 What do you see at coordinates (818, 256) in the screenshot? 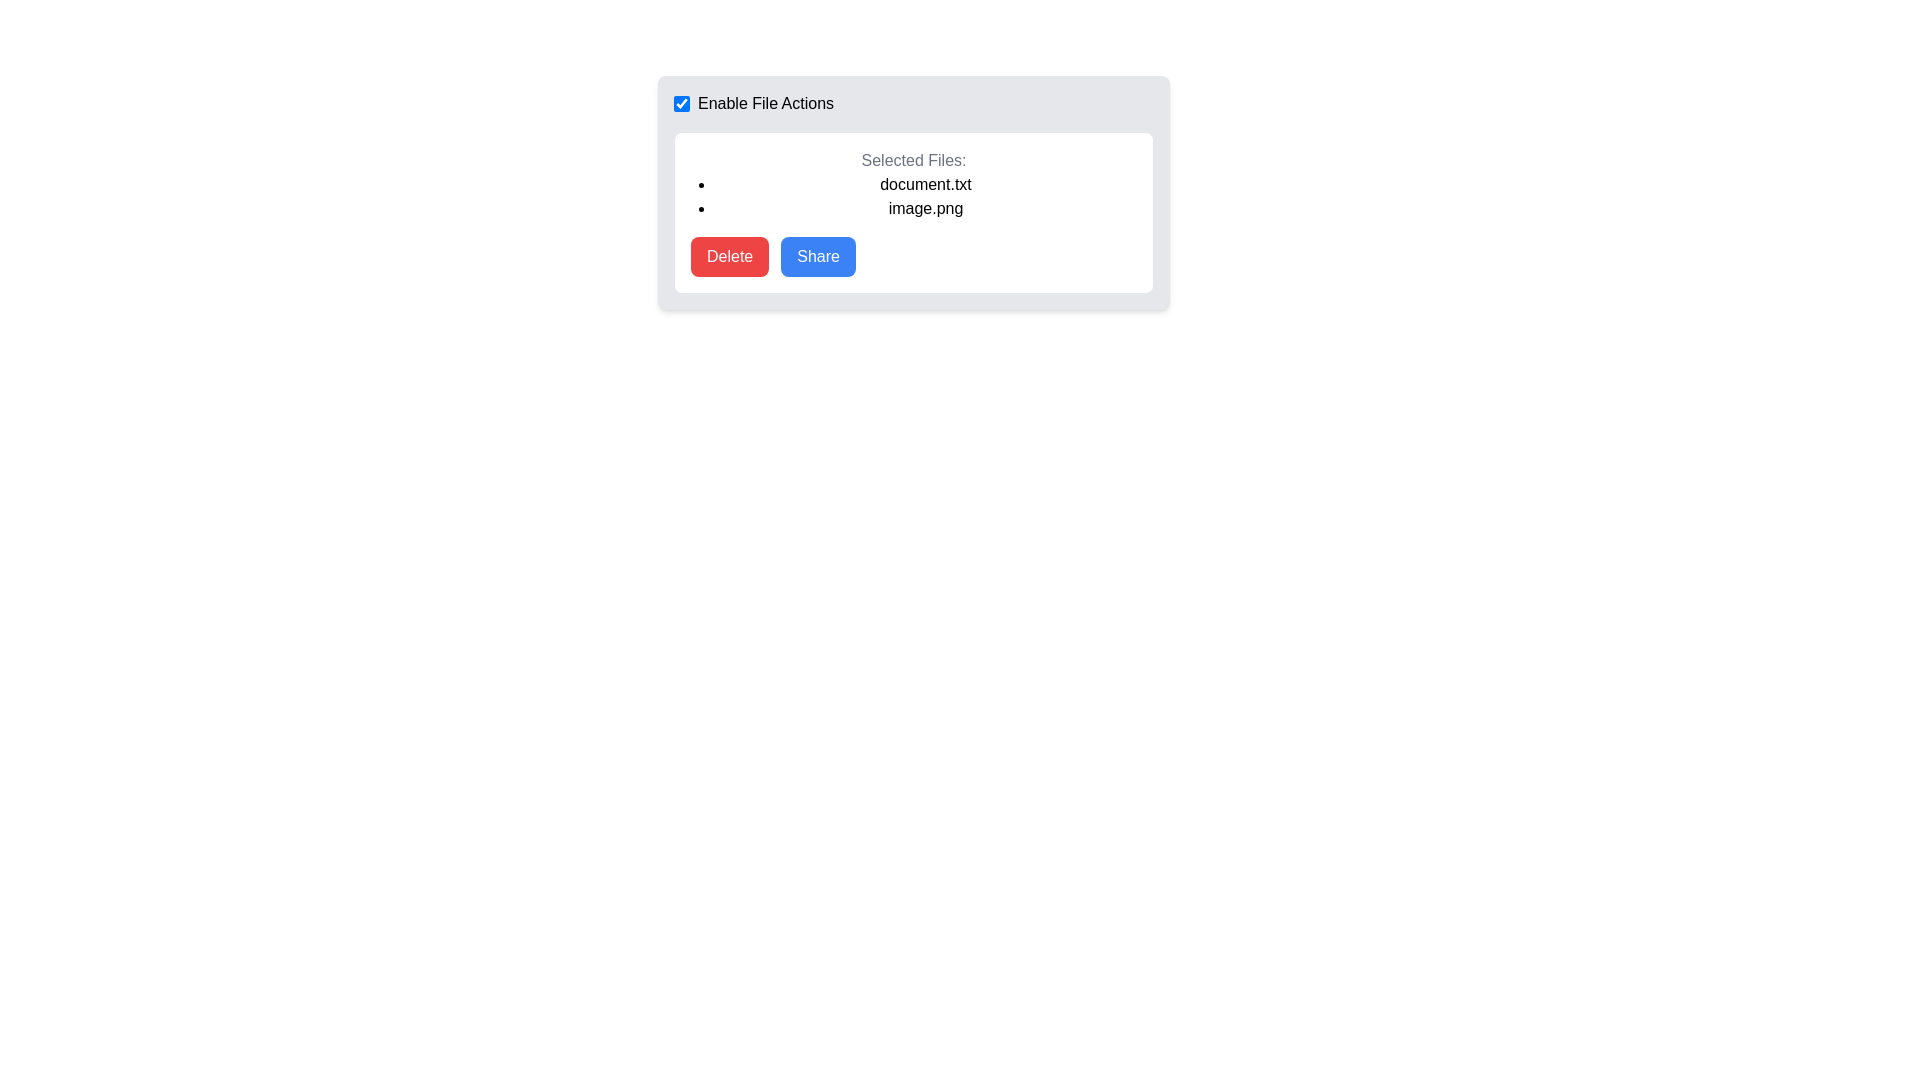
I see `the 'Share' button located to the right of the red 'Delete' button in the horizontal arrangement of buttons below the 'Selected Files' section` at bounding box center [818, 256].